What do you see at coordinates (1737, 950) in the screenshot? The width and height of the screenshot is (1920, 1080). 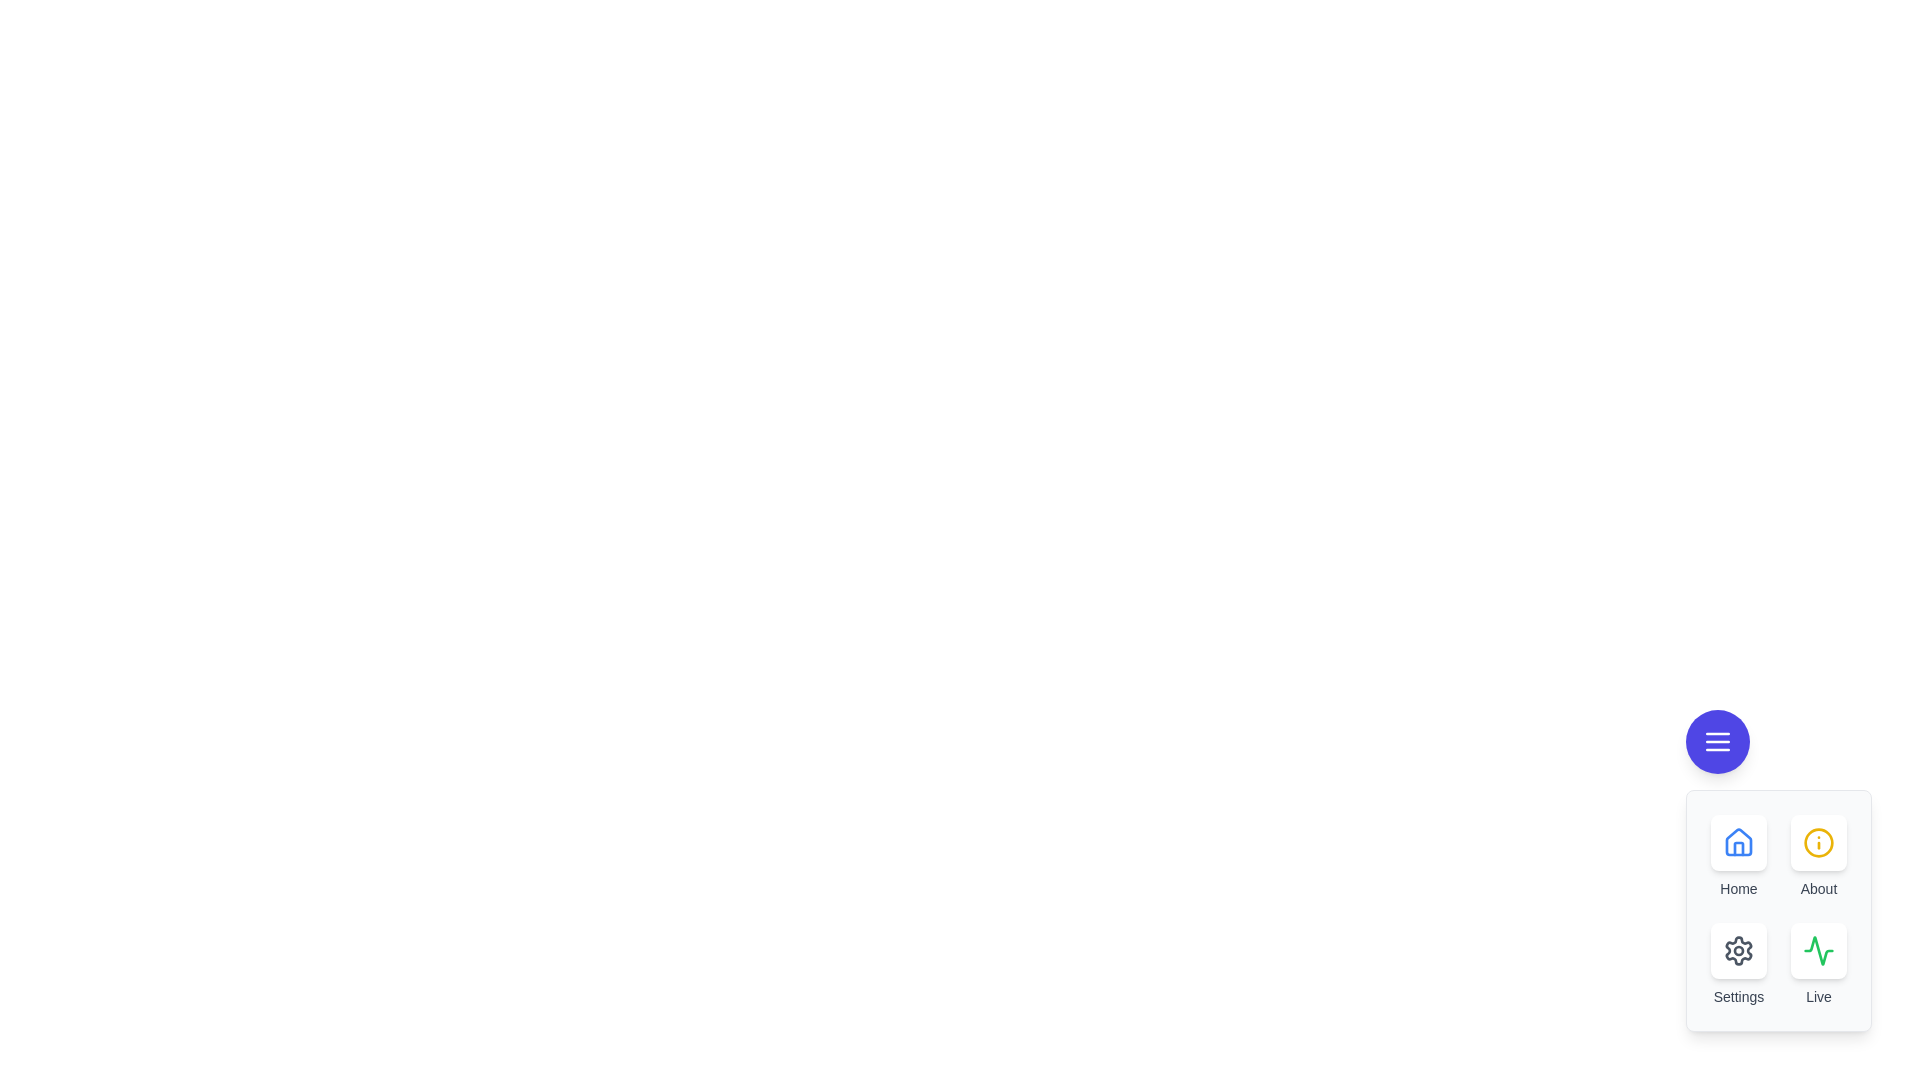 I see `the button labeled Settings to observe its hover effect` at bounding box center [1737, 950].